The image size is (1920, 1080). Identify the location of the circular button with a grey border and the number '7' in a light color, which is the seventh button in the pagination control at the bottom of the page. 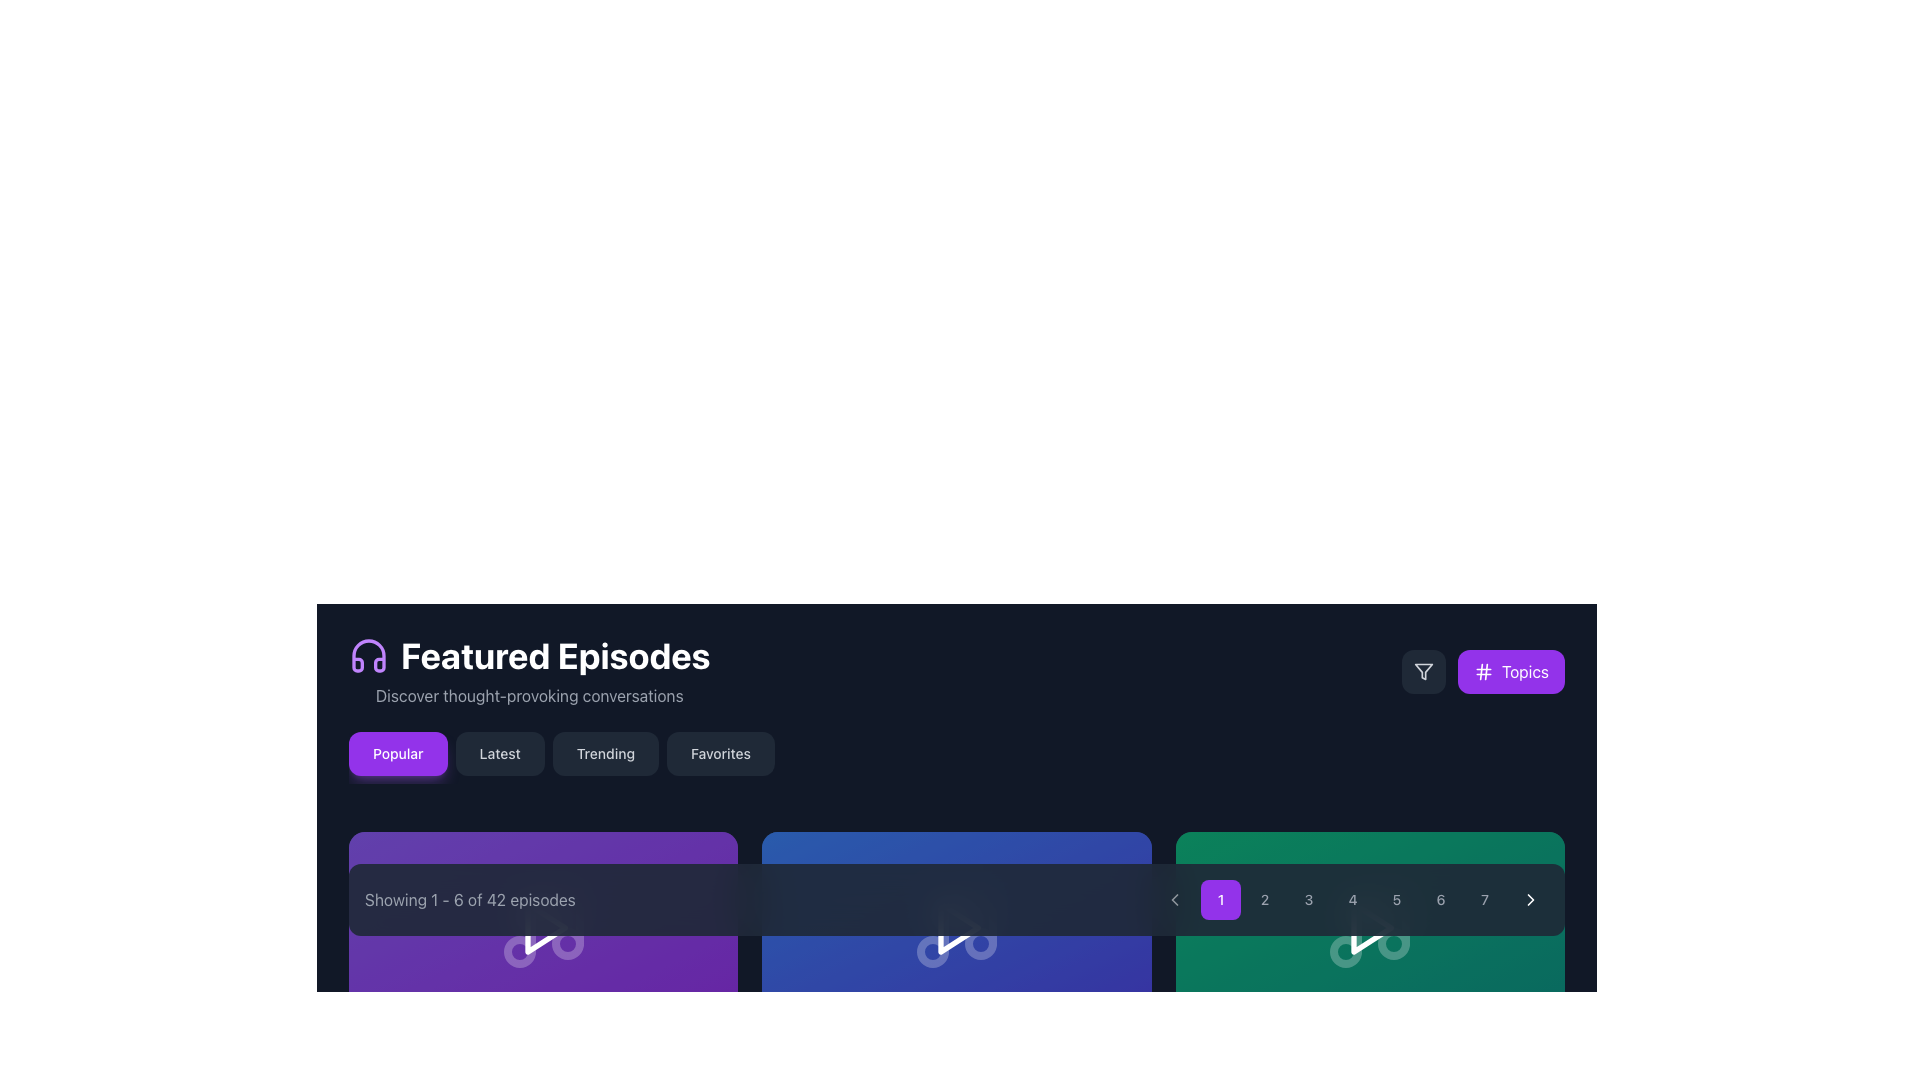
(1484, 898).